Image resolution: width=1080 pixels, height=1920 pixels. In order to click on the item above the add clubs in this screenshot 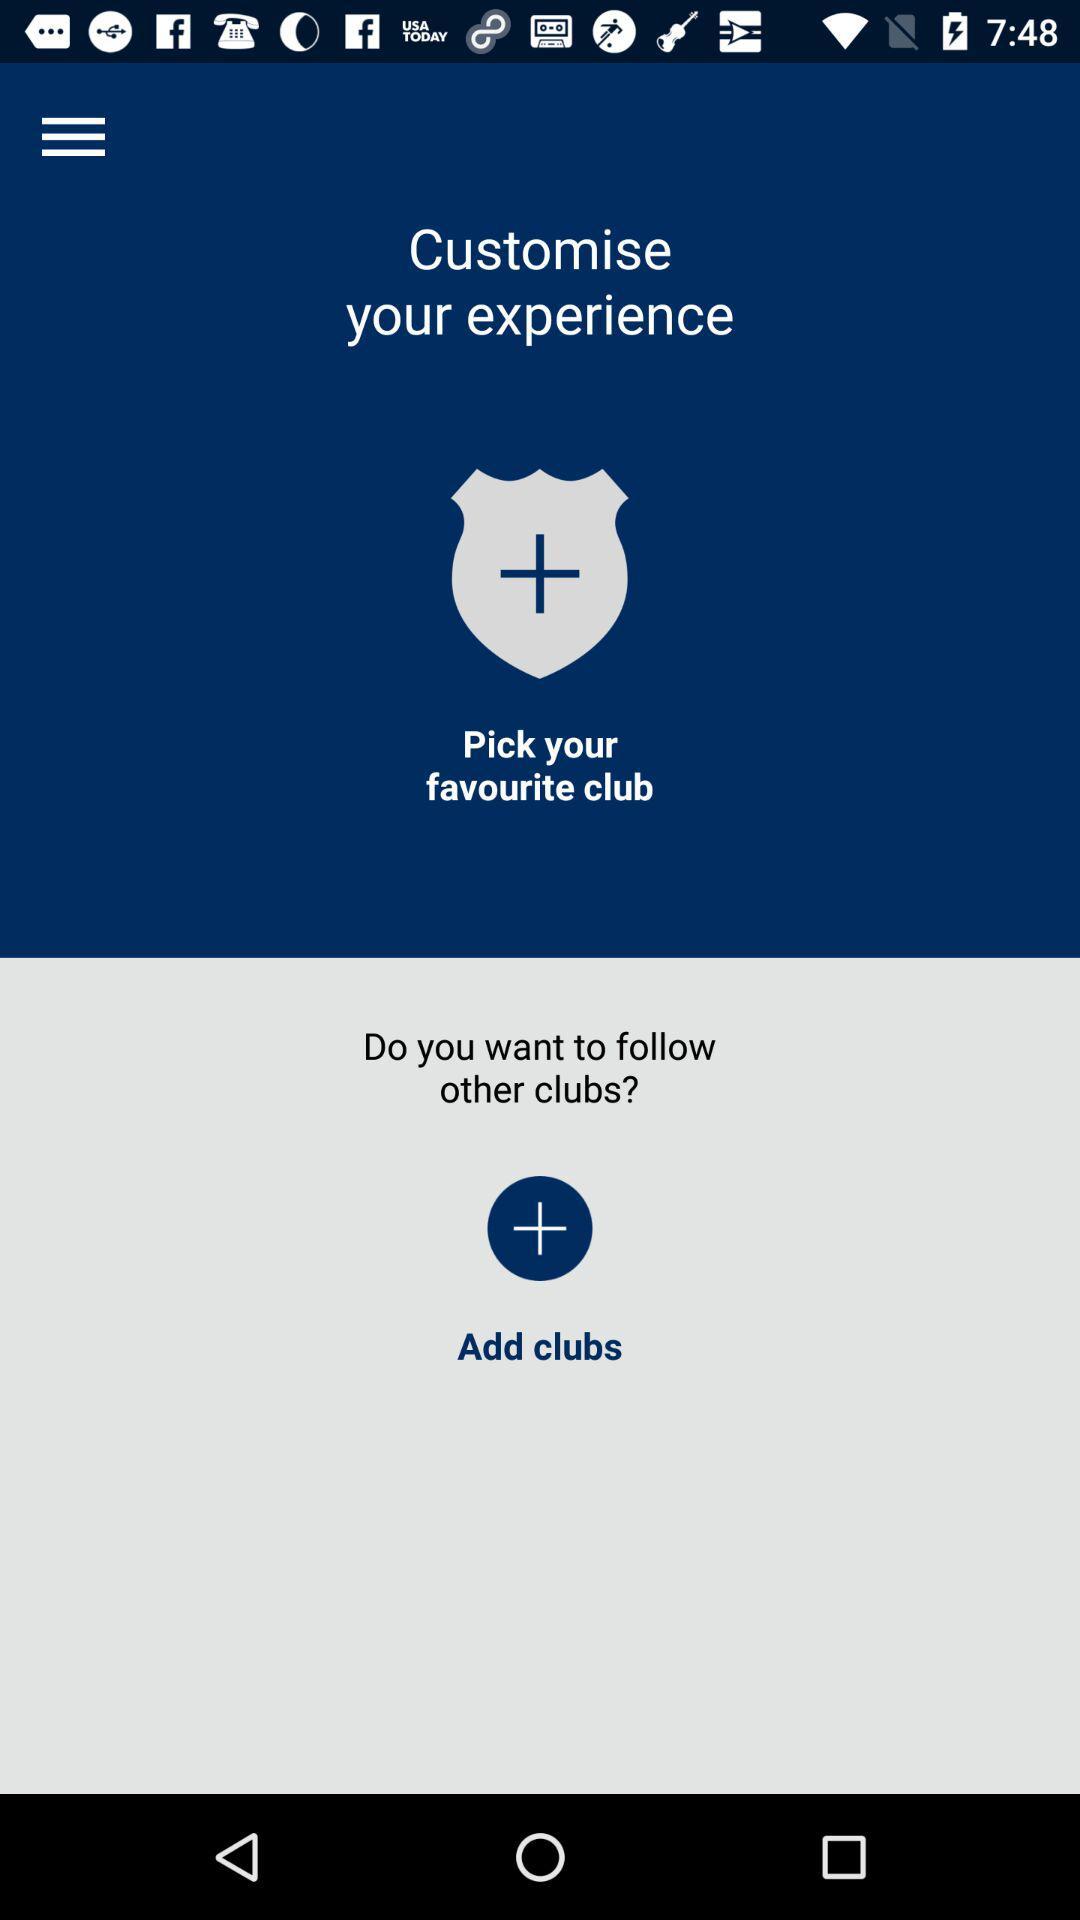, I will do `click(540, 1227)`.